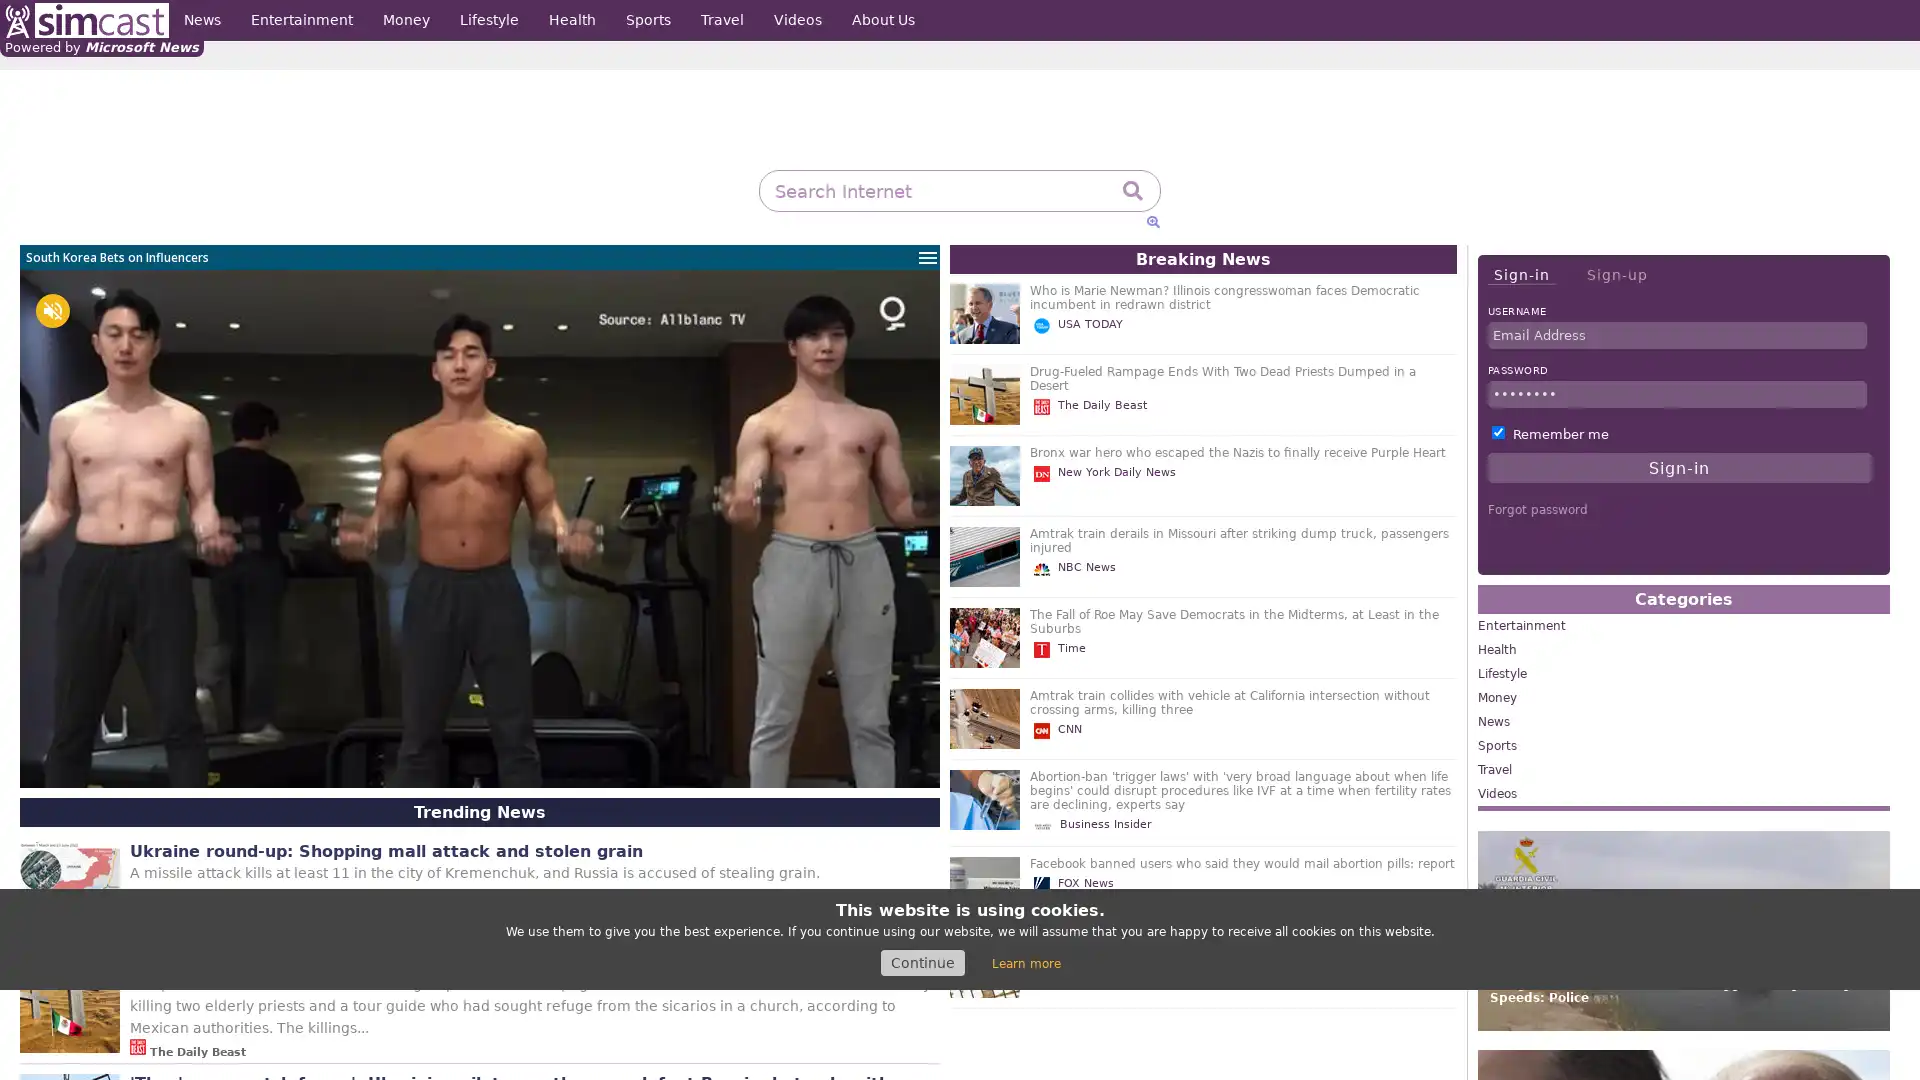  Describe the element at coordinates (1520, 275) in the screenshot. I see `Sign-in` at that location.